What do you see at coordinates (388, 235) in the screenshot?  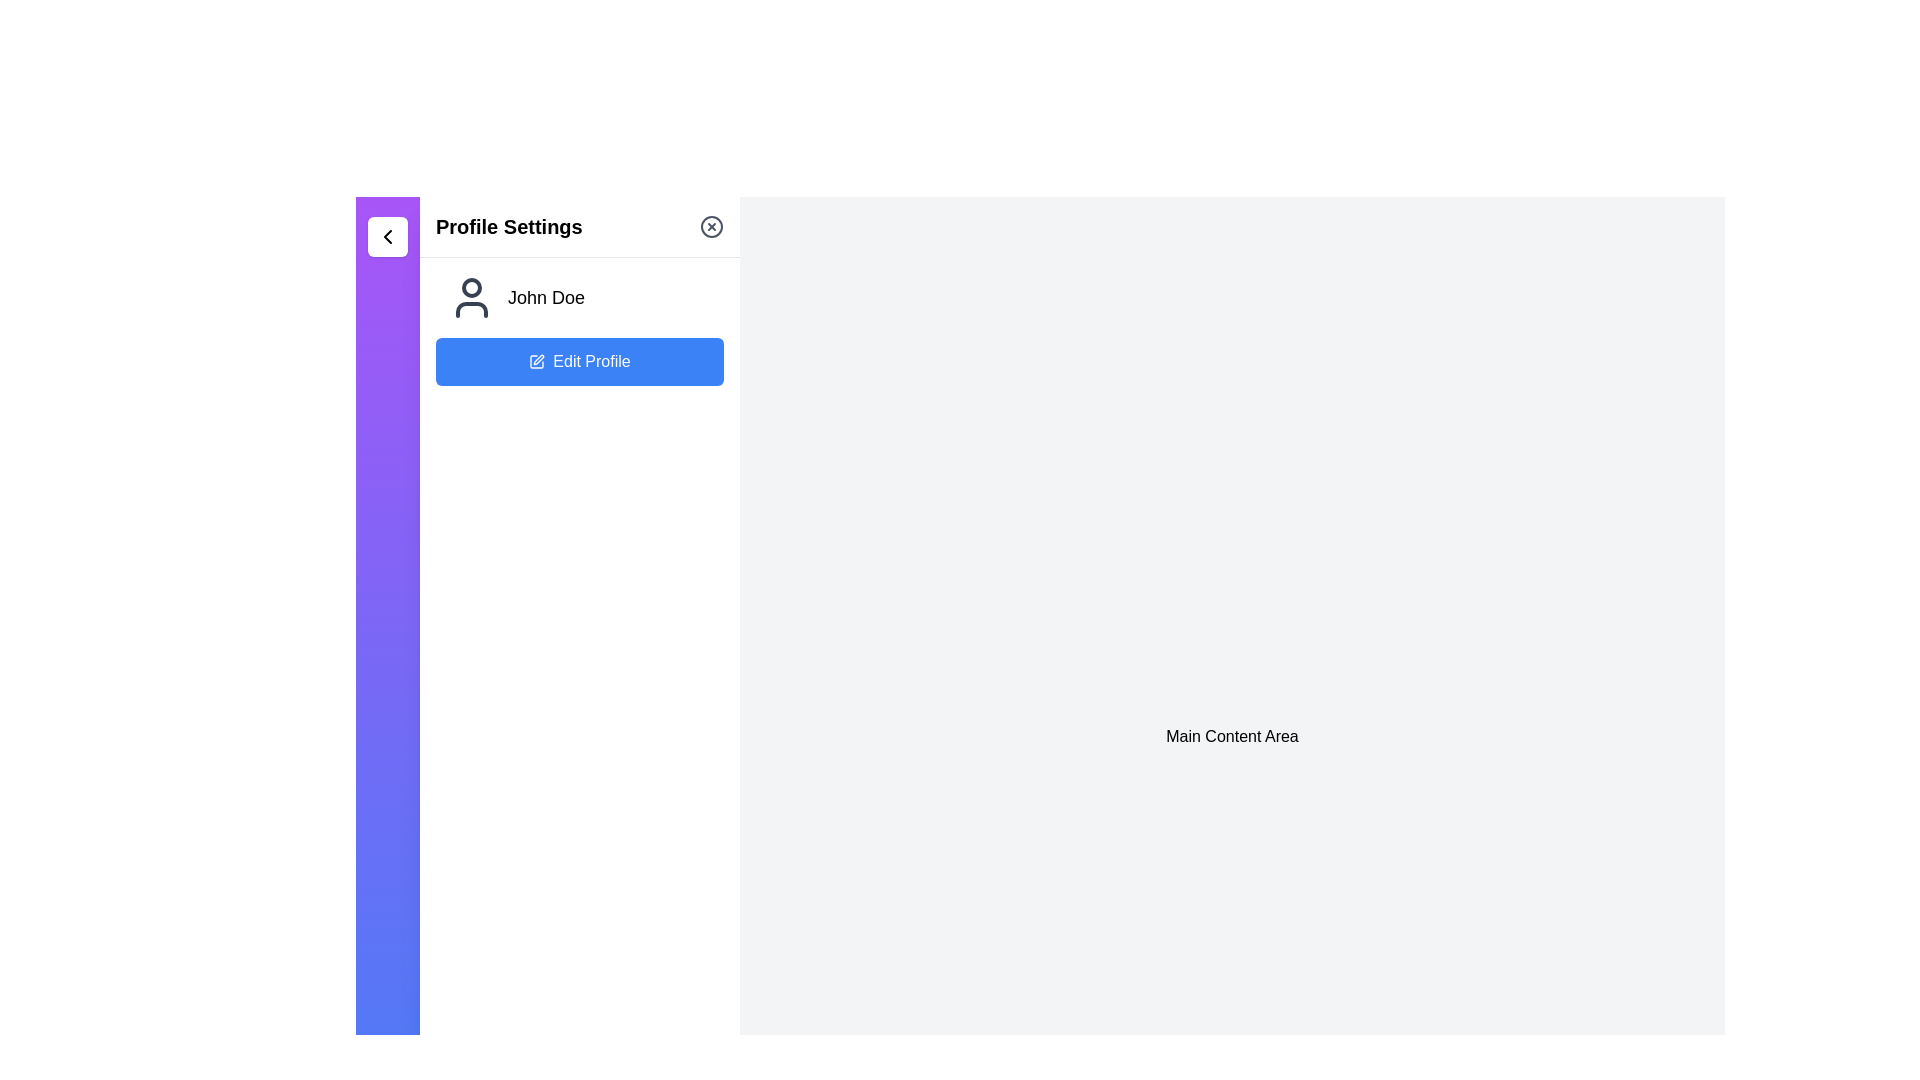 I see `the chevron icon button located in the top-left corner of the interface within the sidebar, just above the 'Profile Settings' section` at bounding box center [388, 235].